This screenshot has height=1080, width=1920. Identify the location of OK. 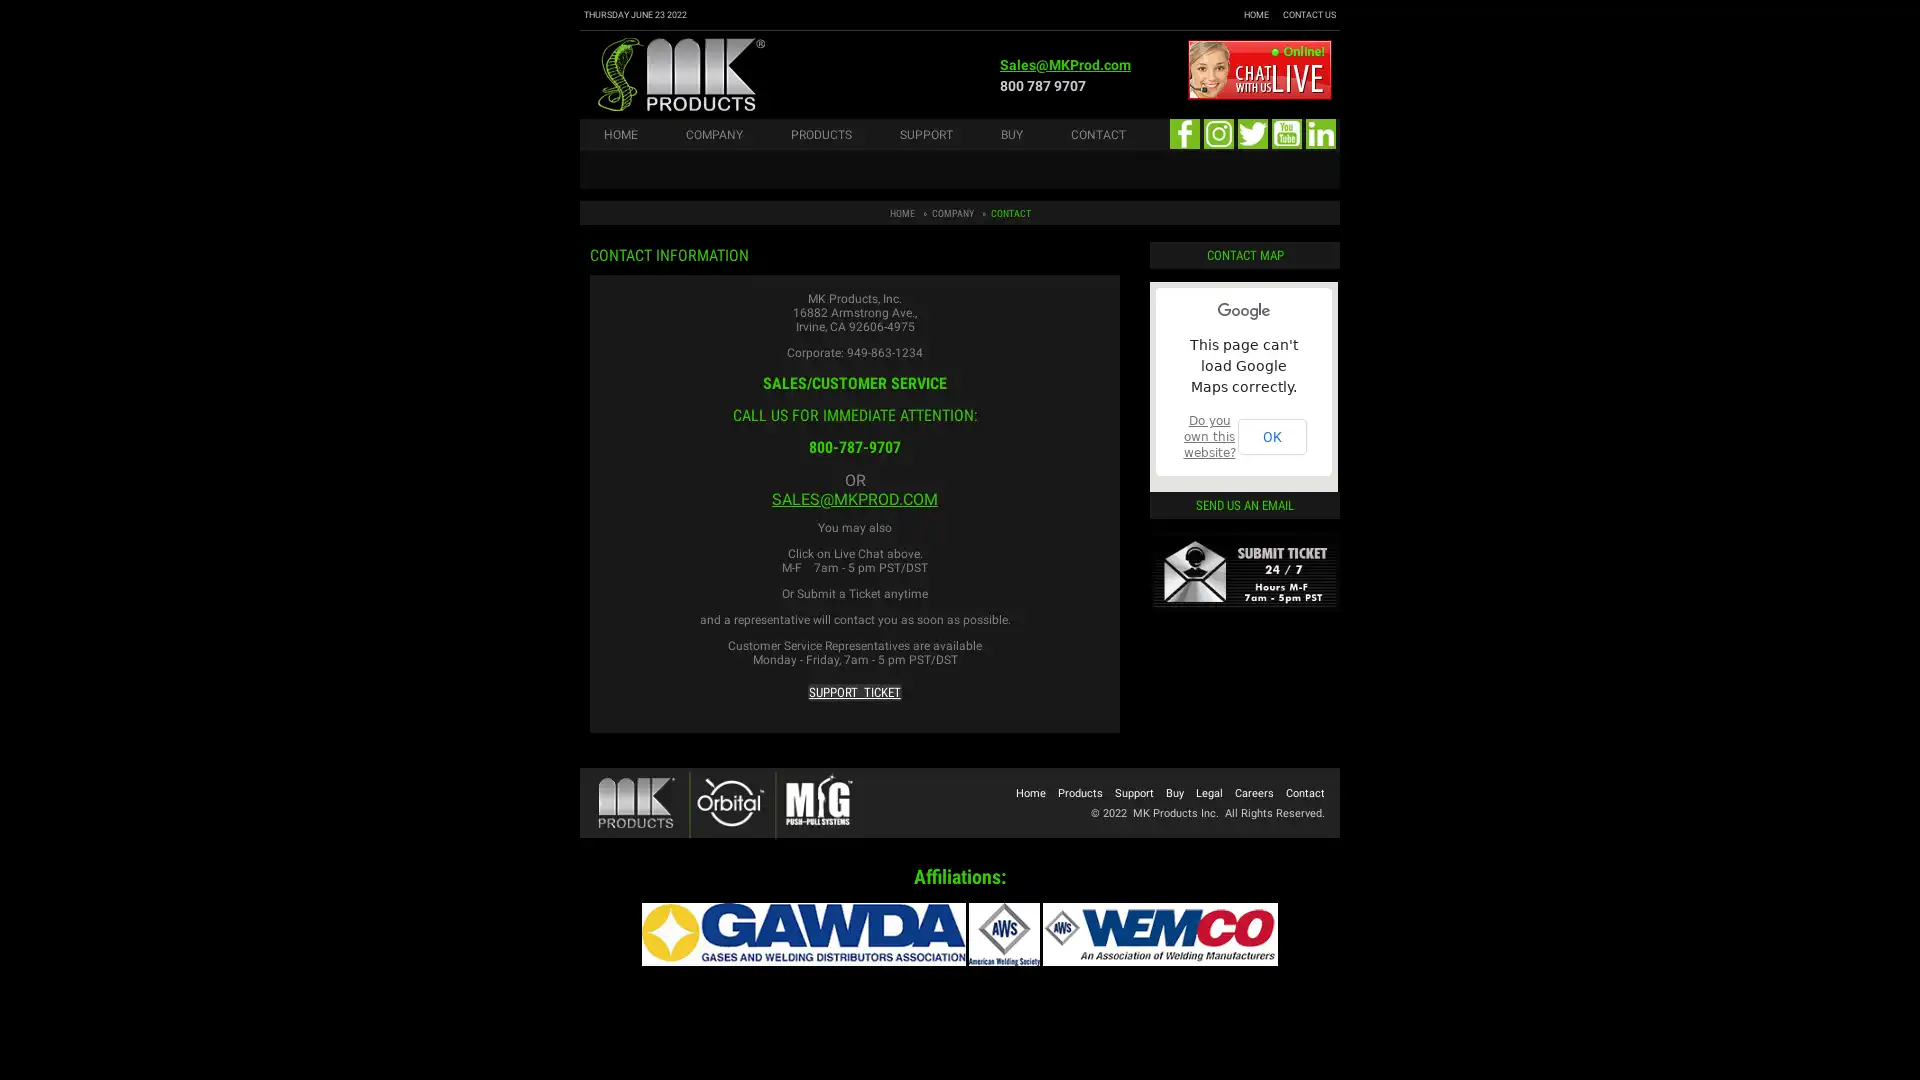
(1271, 435).